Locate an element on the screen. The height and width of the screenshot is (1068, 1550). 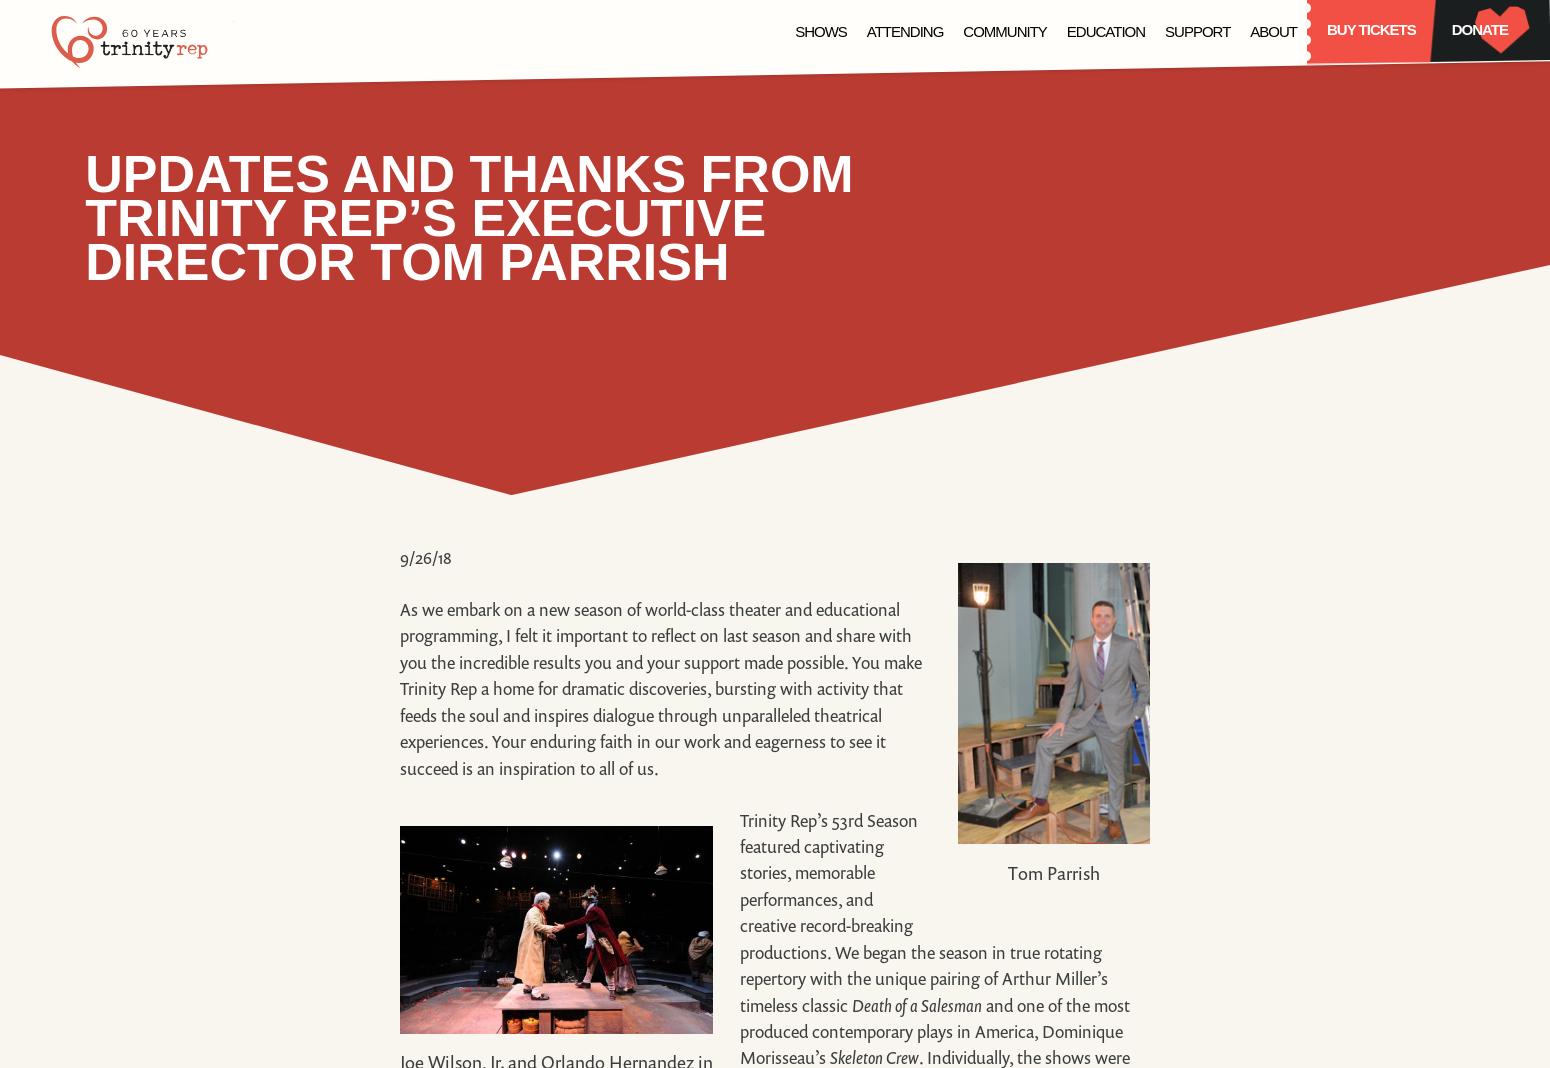
'Anti-Racism' is located at coordinates (1197, 125).